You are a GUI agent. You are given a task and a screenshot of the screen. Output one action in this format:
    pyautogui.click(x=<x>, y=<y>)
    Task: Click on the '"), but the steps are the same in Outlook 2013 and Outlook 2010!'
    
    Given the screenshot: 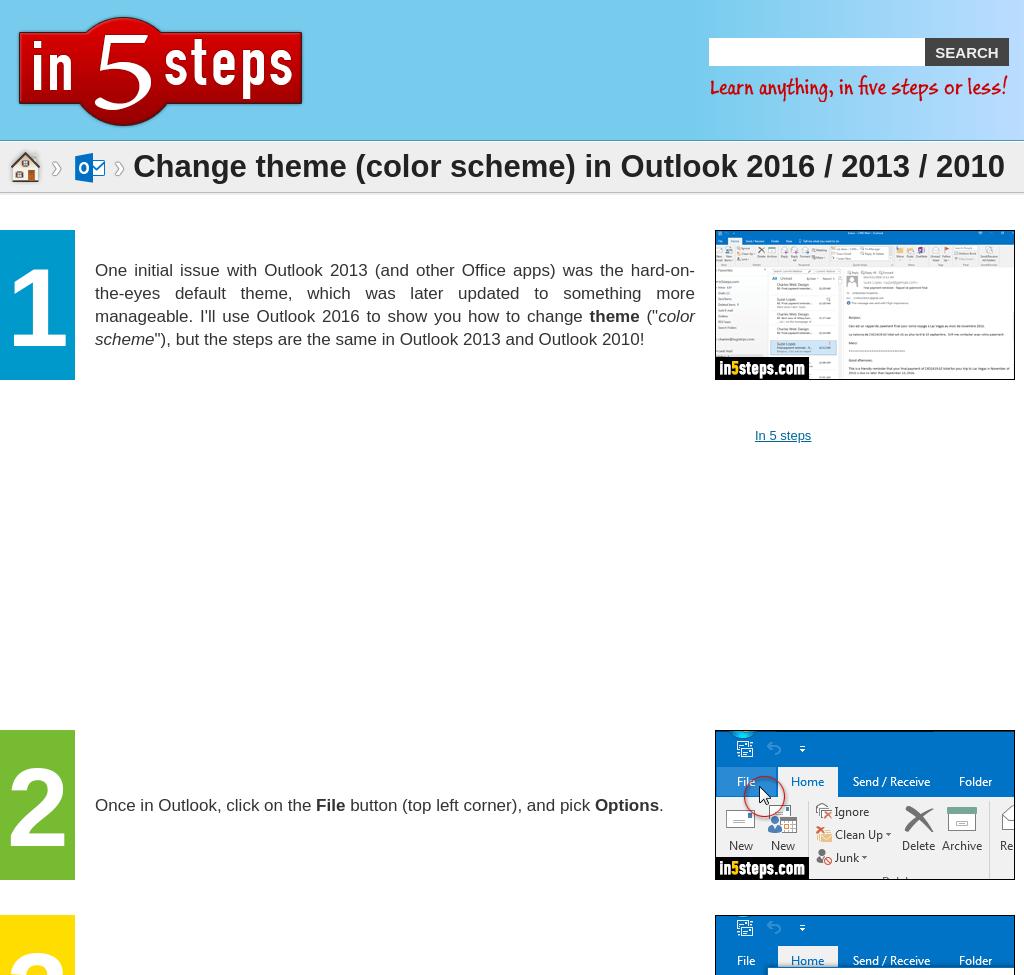 What is the action you would take?
    pyautogui.click(x=397, y=338)
    